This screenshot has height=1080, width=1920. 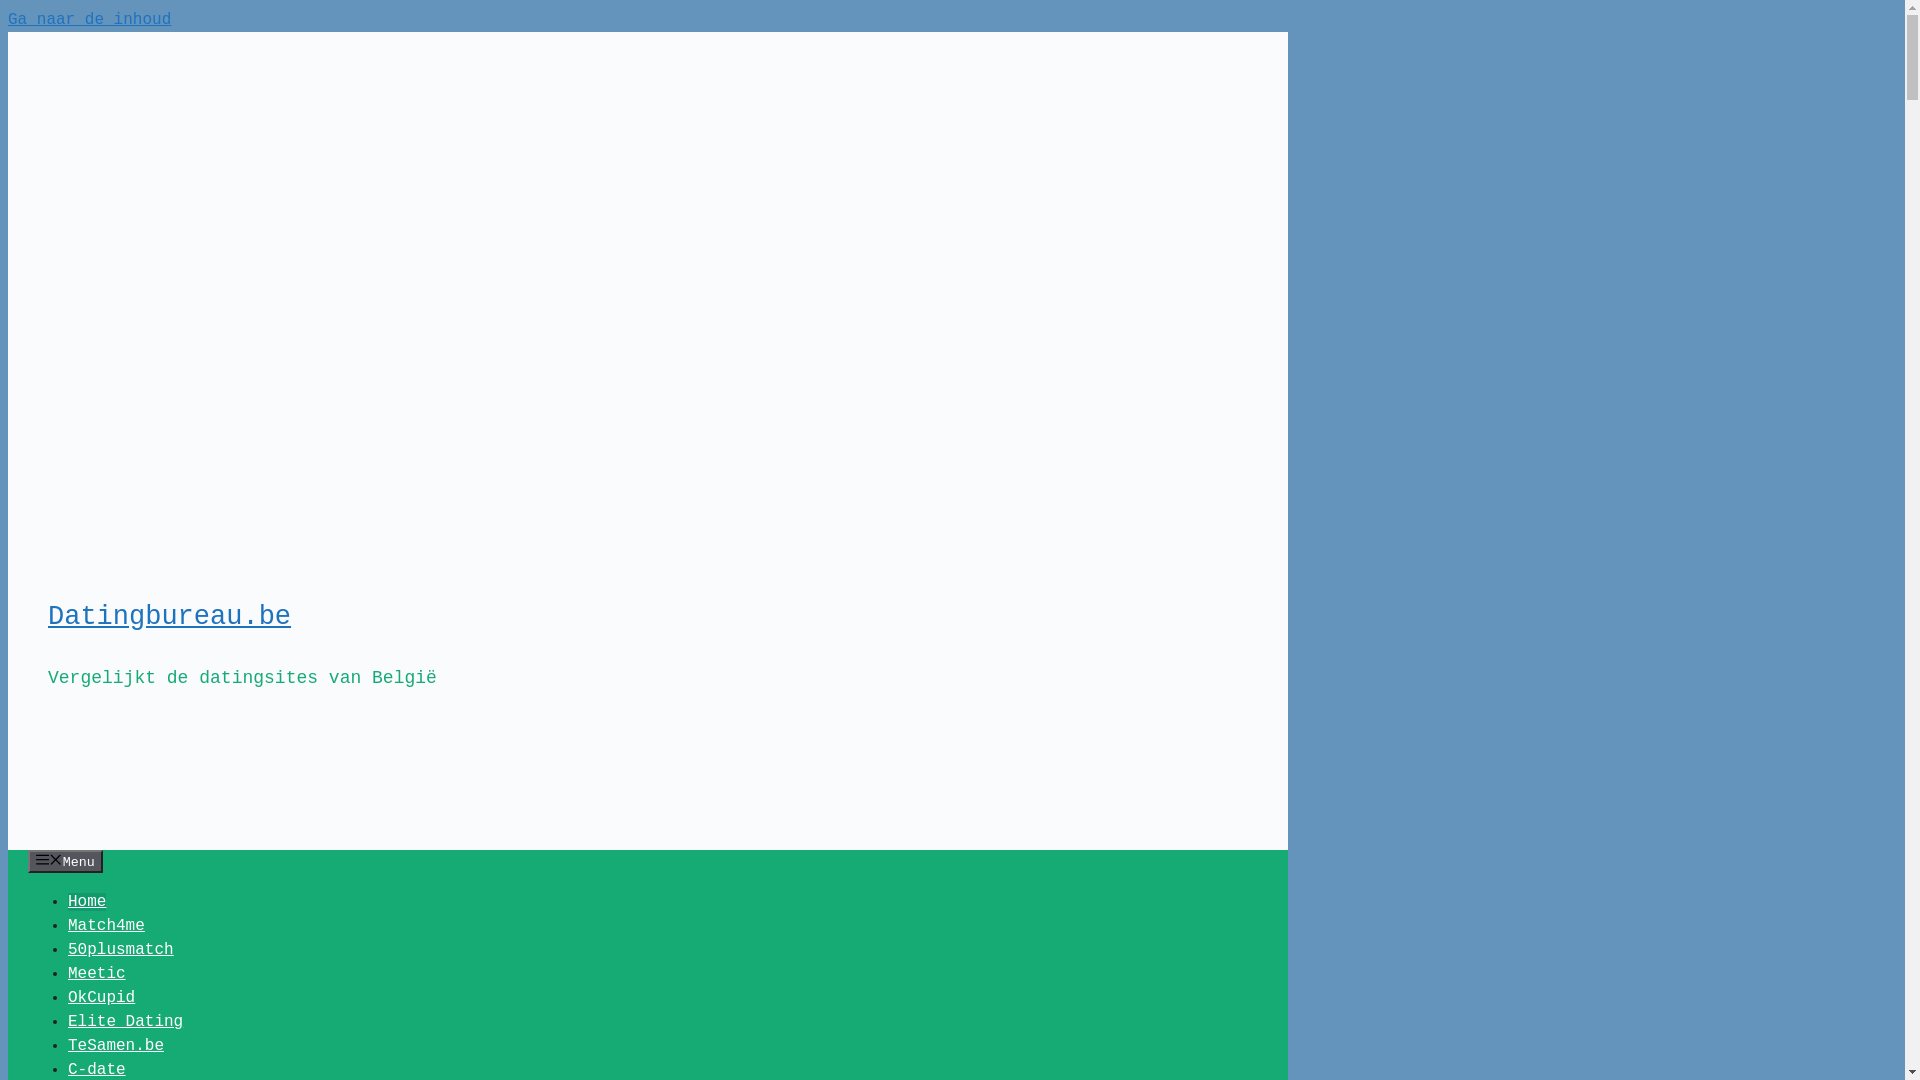 I want to click on 'Datingbureau.be', so click(x=169, y=616).